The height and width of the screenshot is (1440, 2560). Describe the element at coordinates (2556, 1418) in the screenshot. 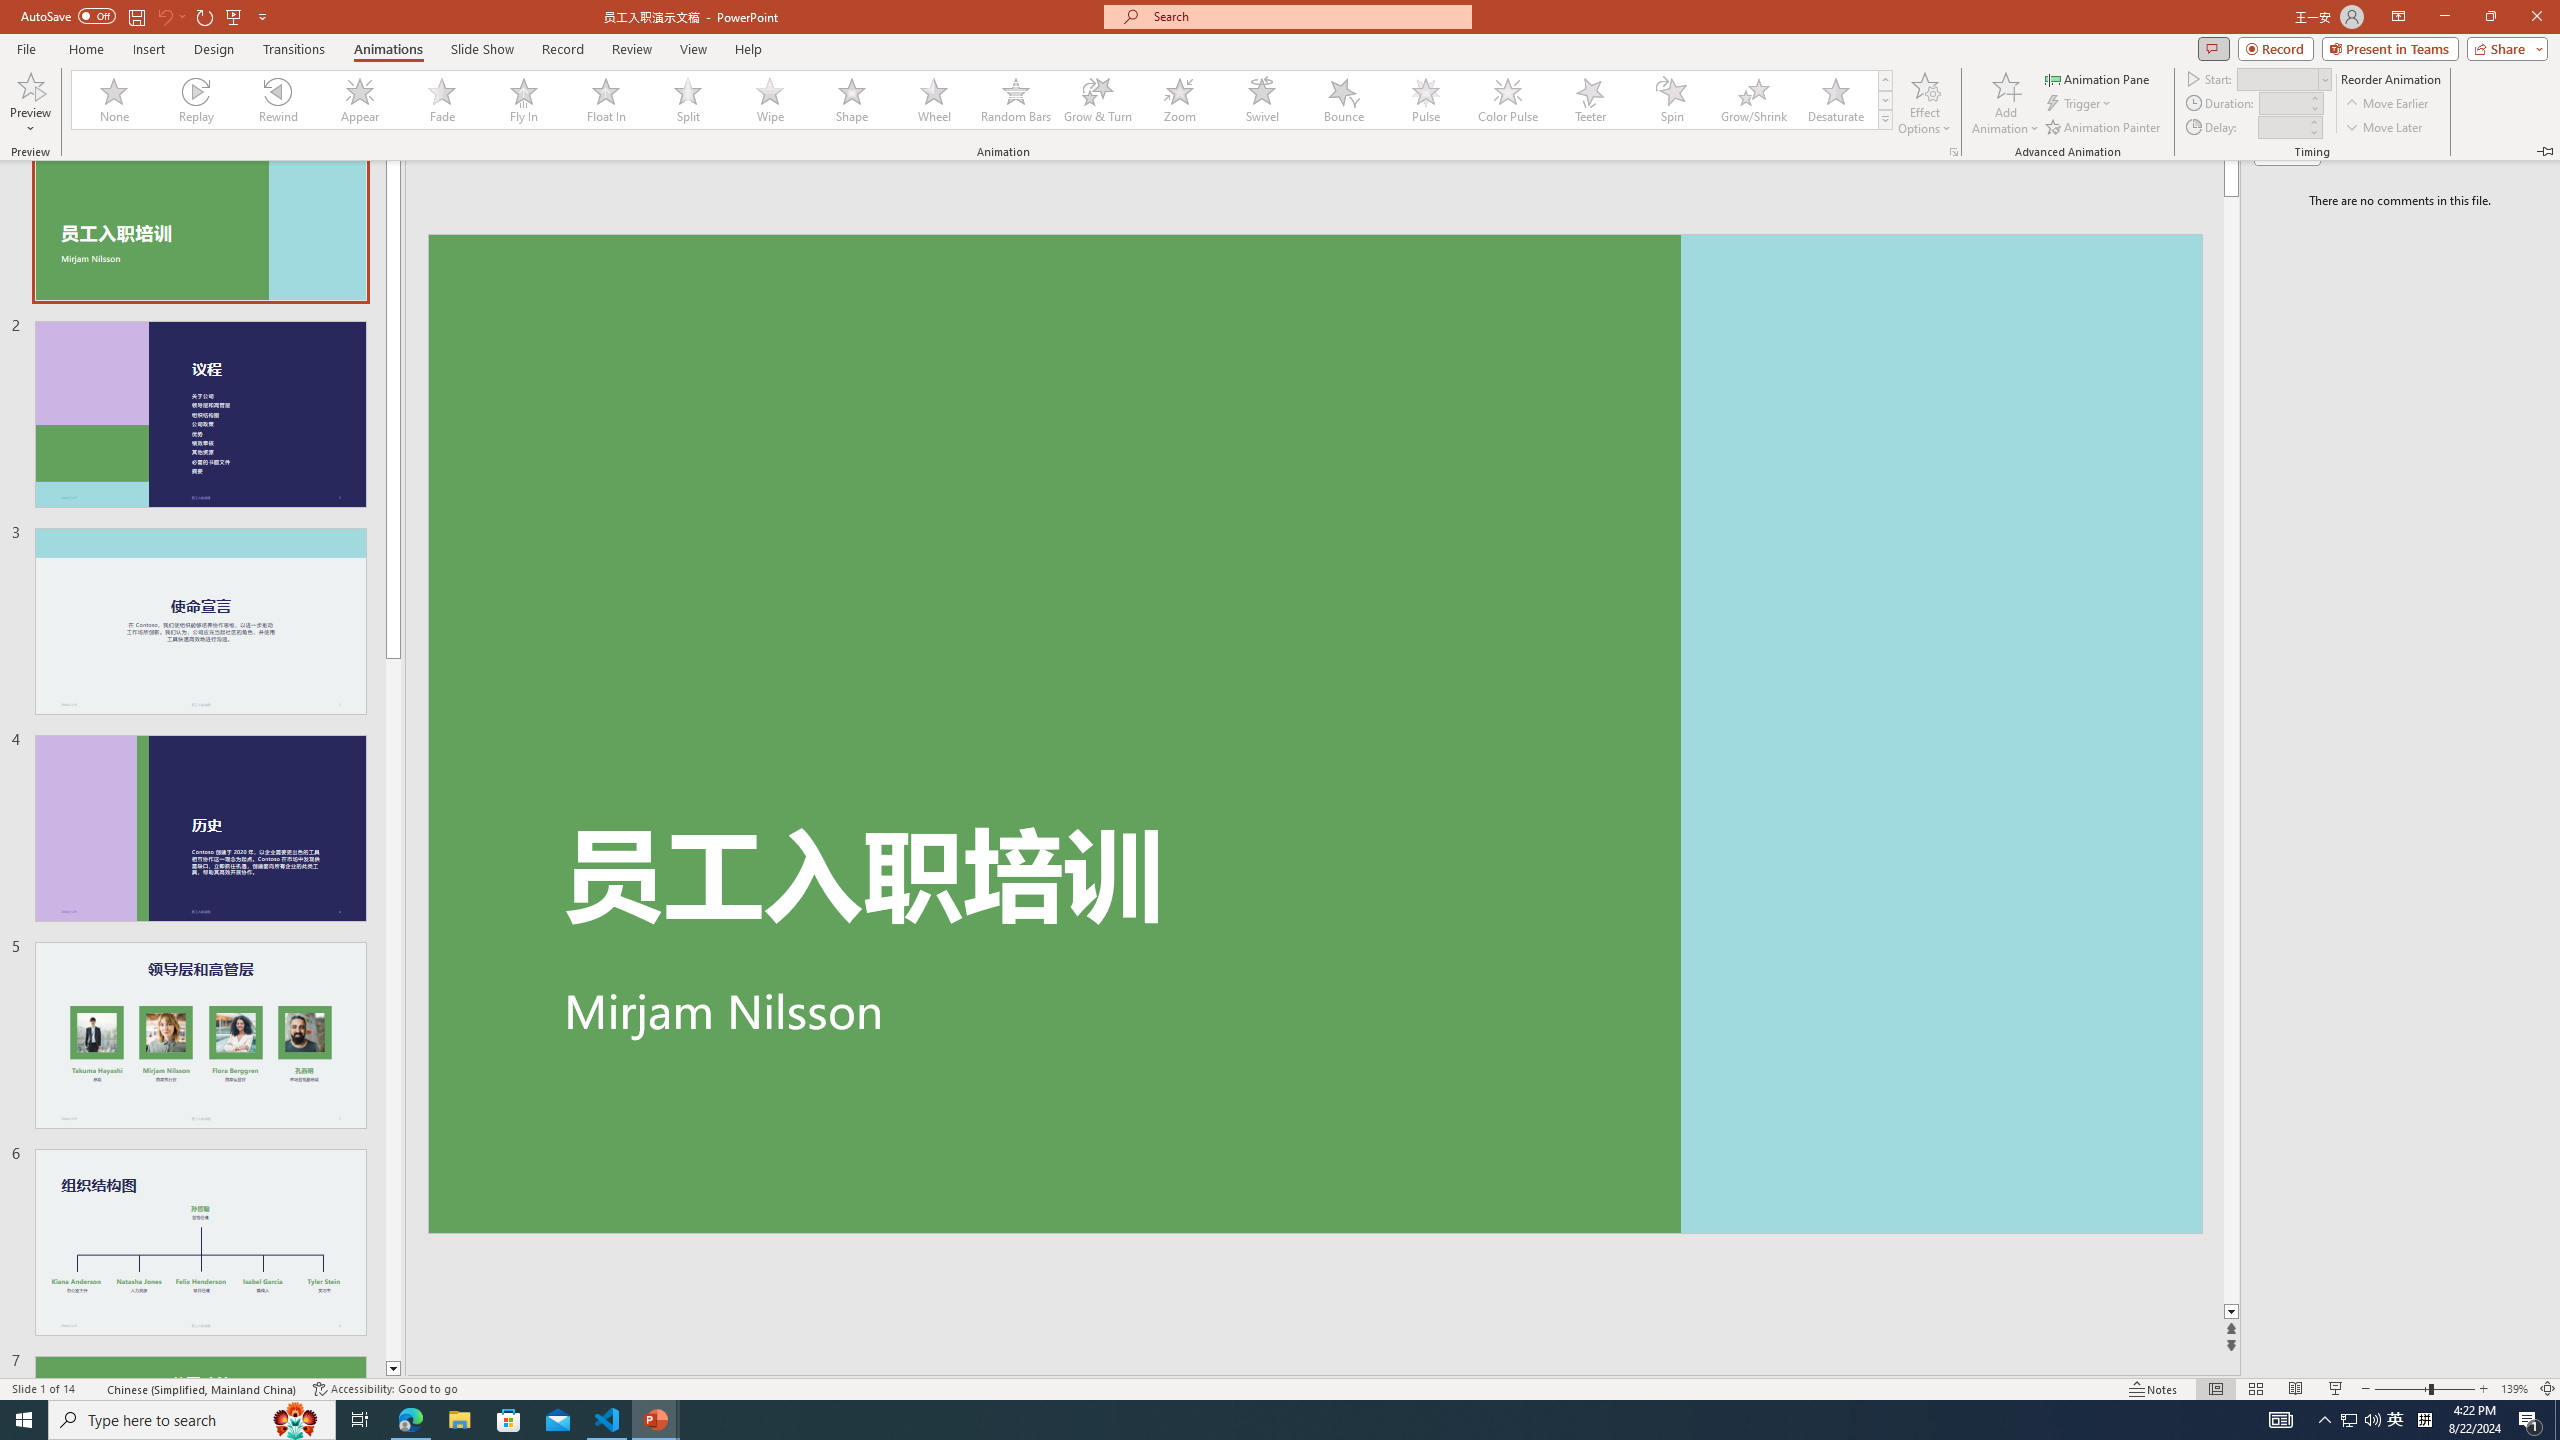

I see `'Show desktop'` at that location.